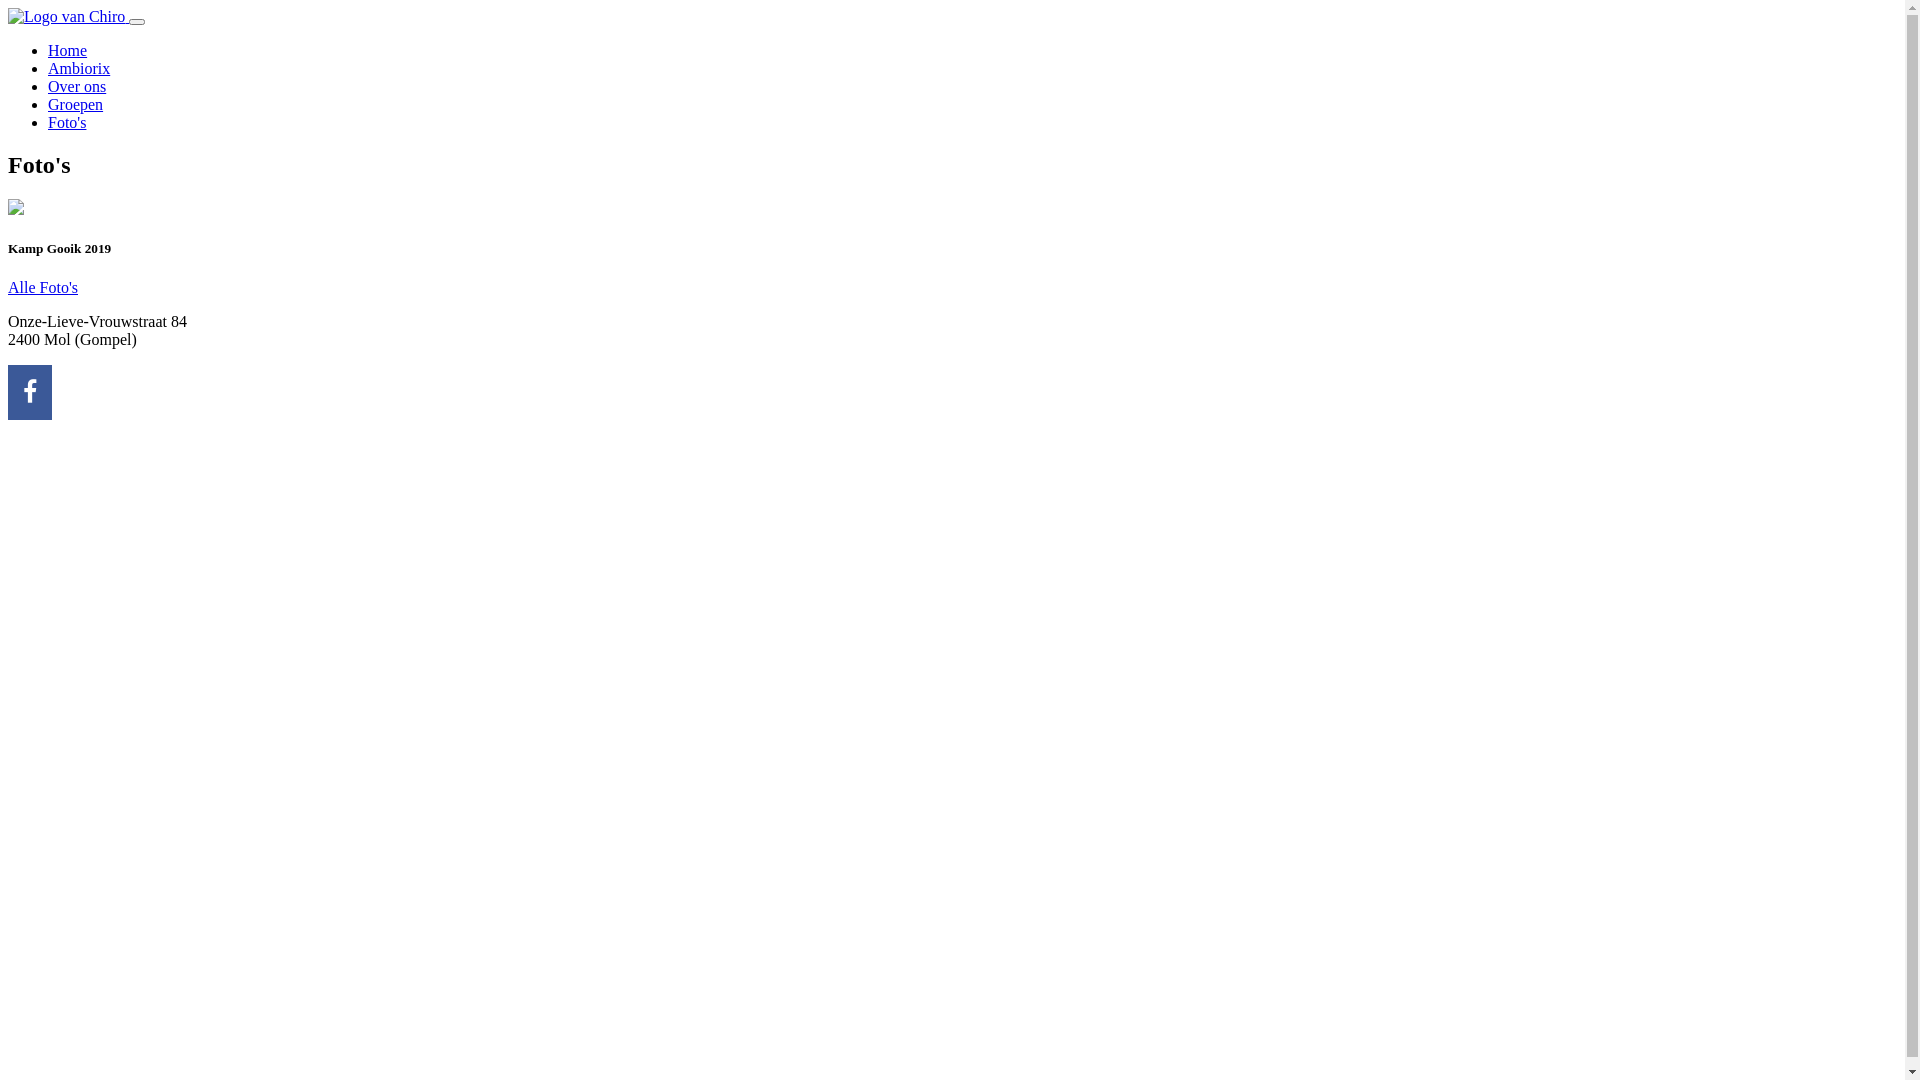 Image resolution: width=1920 pixels, height=1080 pixels. Describe the element at coordinates (78, 67) in the screenshot. I see `'Ambiorix'` at that location.